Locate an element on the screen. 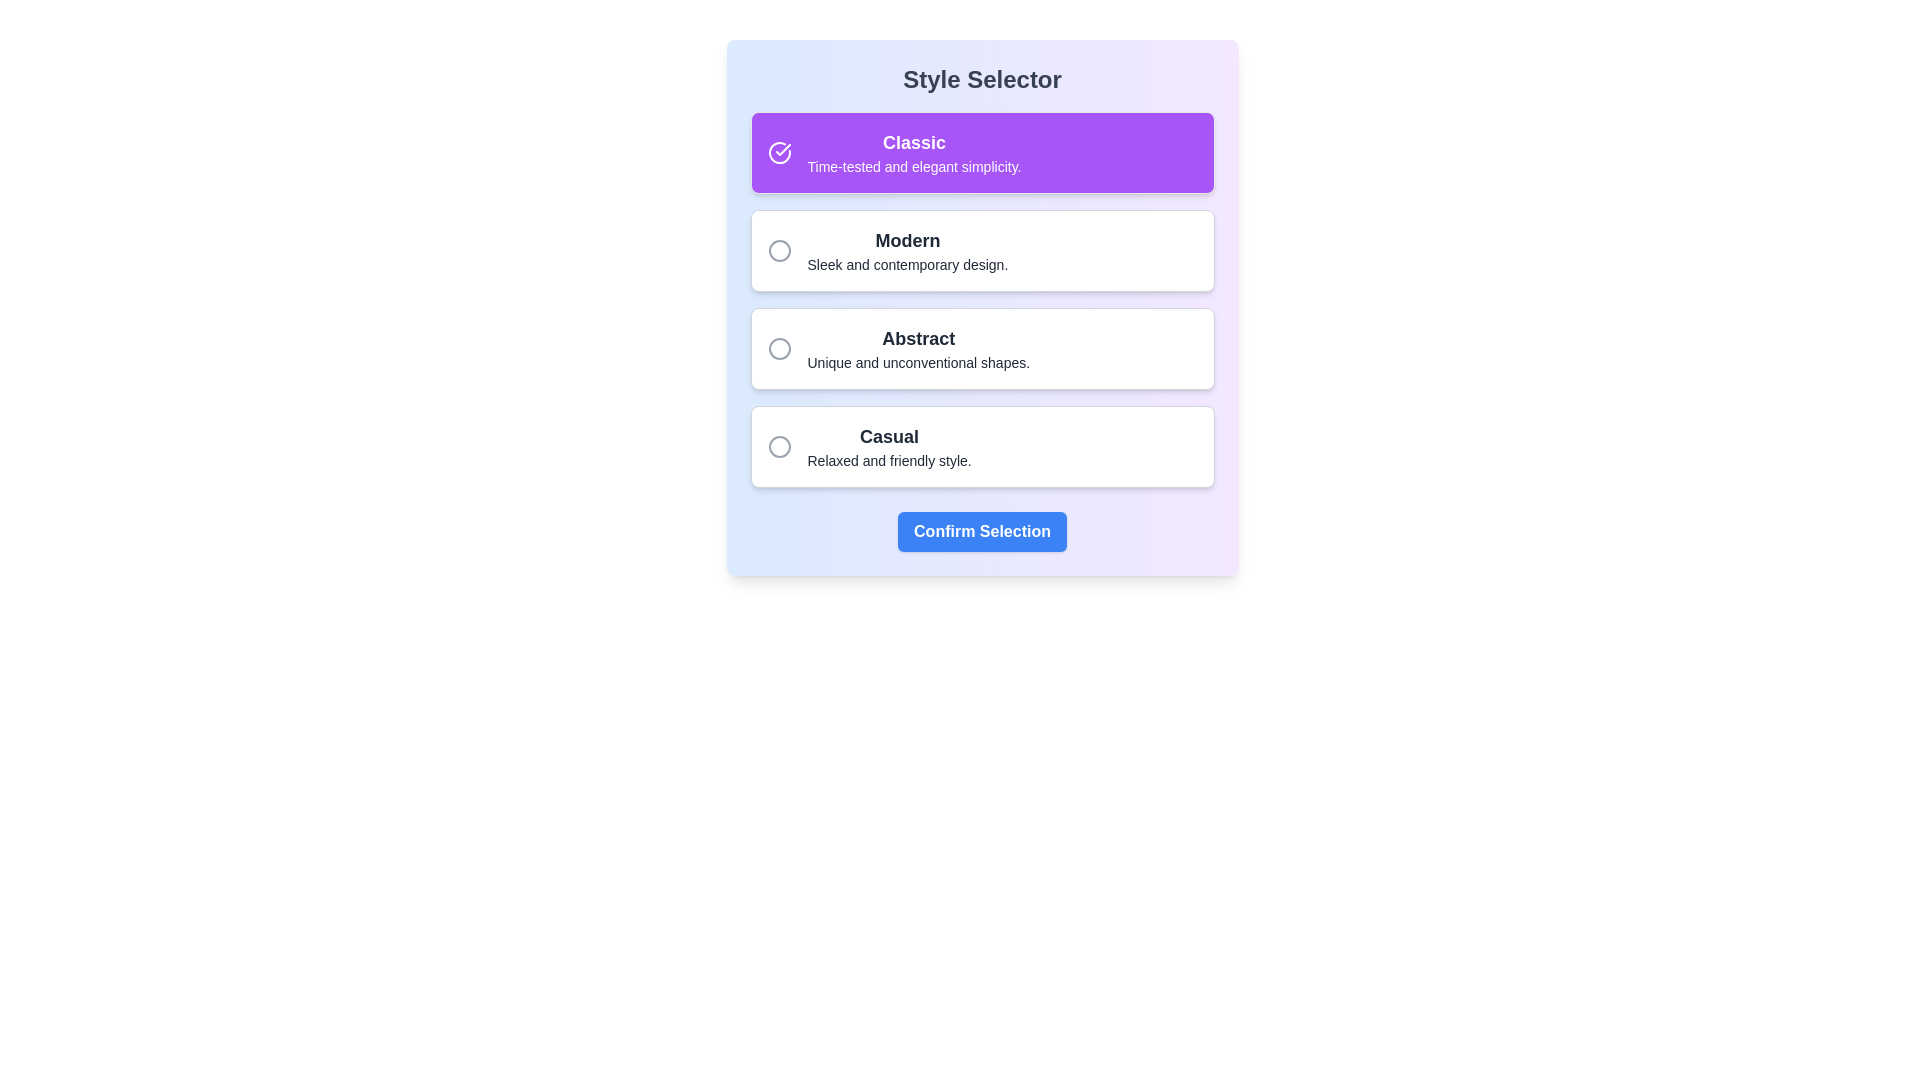  the icon that indicates the selected state of the 'Classic' style option located in the top-left corner of the 'Classic' option card within the 'Style Selector' modal is located at coordinates (778, 152).